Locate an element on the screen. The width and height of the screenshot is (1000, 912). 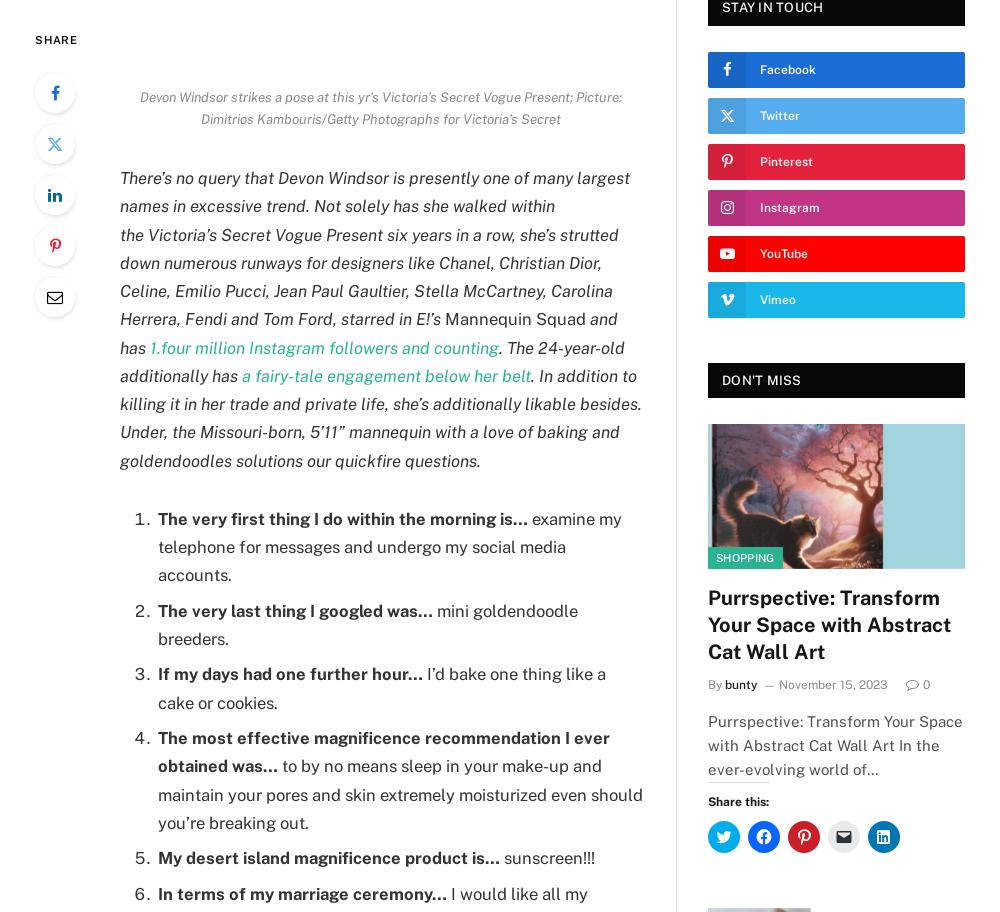
'bunty' is located at coordinates (740, 684).